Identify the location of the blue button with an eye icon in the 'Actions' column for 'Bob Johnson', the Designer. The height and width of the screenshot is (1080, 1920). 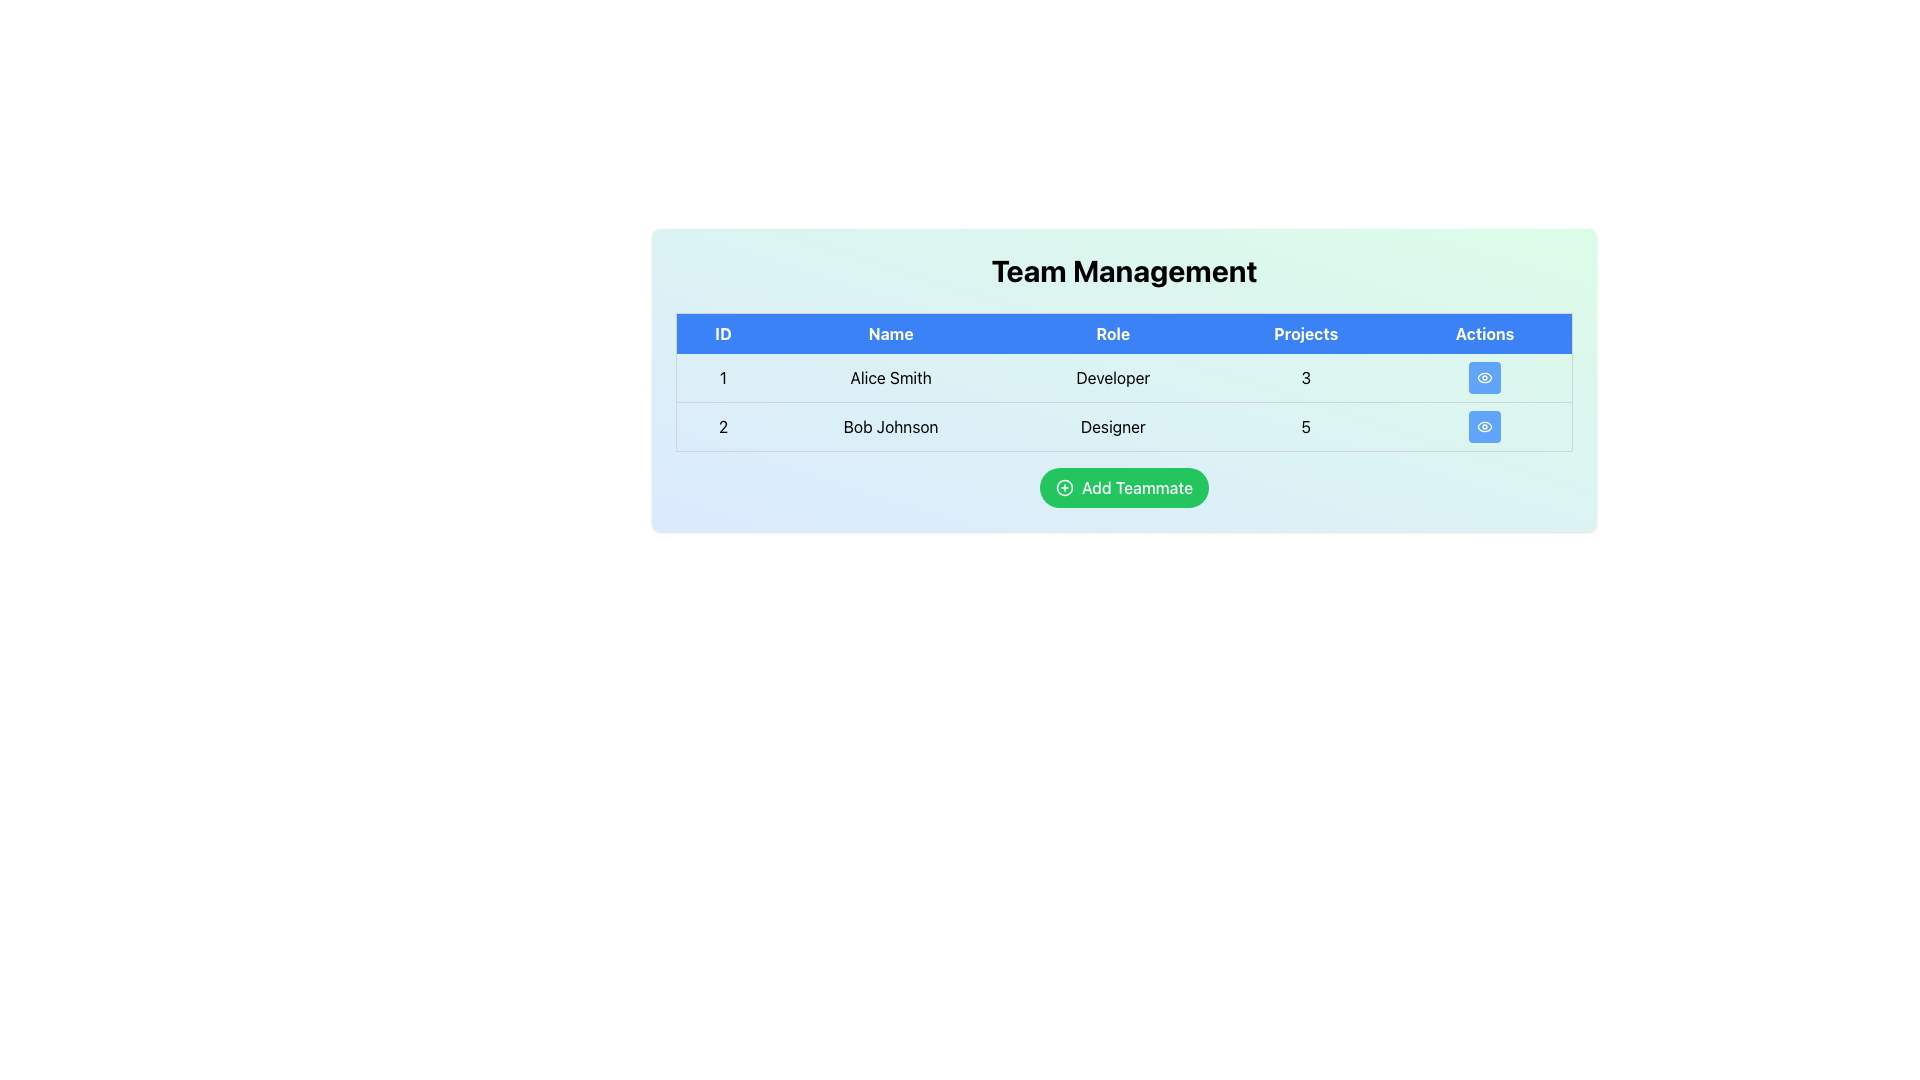
(1485, 426).